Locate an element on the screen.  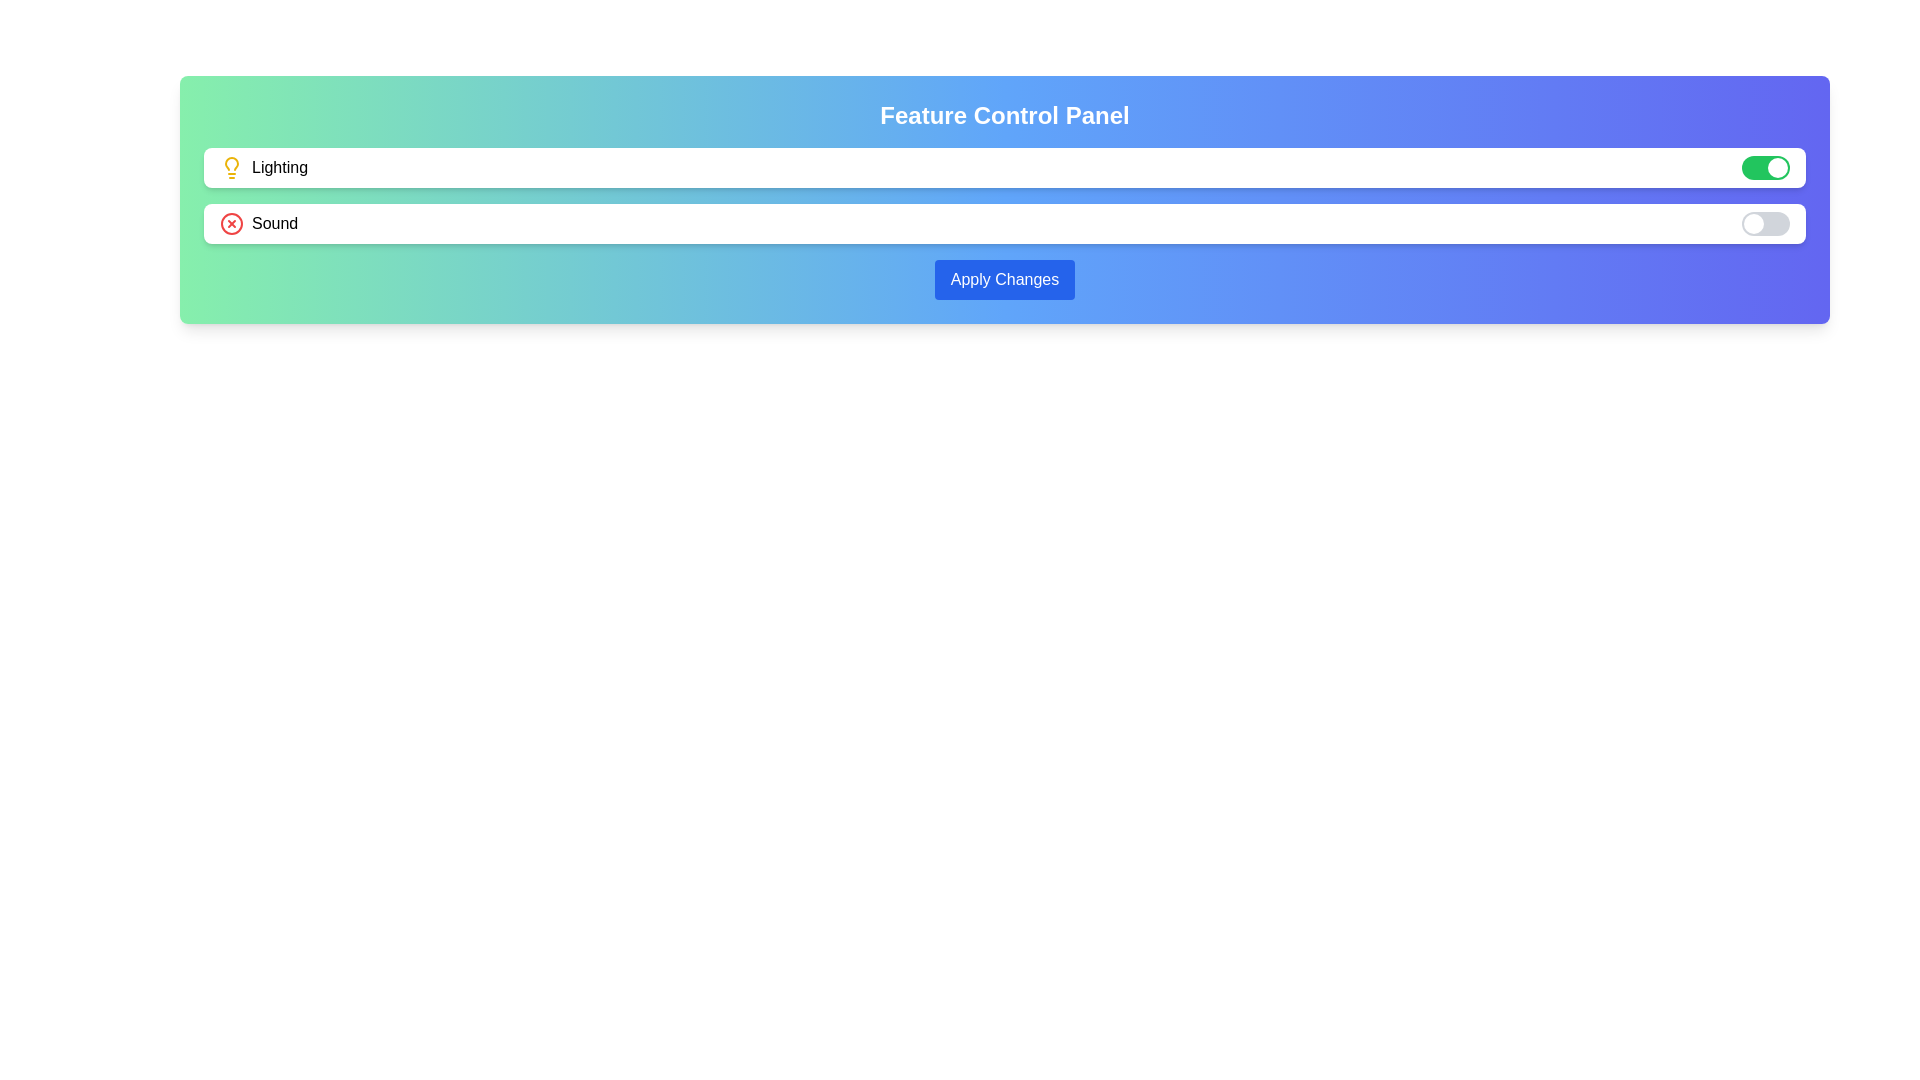
the red circular SVG icon next to the text 'Sound' in the second row of the control panel is located at coordinates (231, 223).